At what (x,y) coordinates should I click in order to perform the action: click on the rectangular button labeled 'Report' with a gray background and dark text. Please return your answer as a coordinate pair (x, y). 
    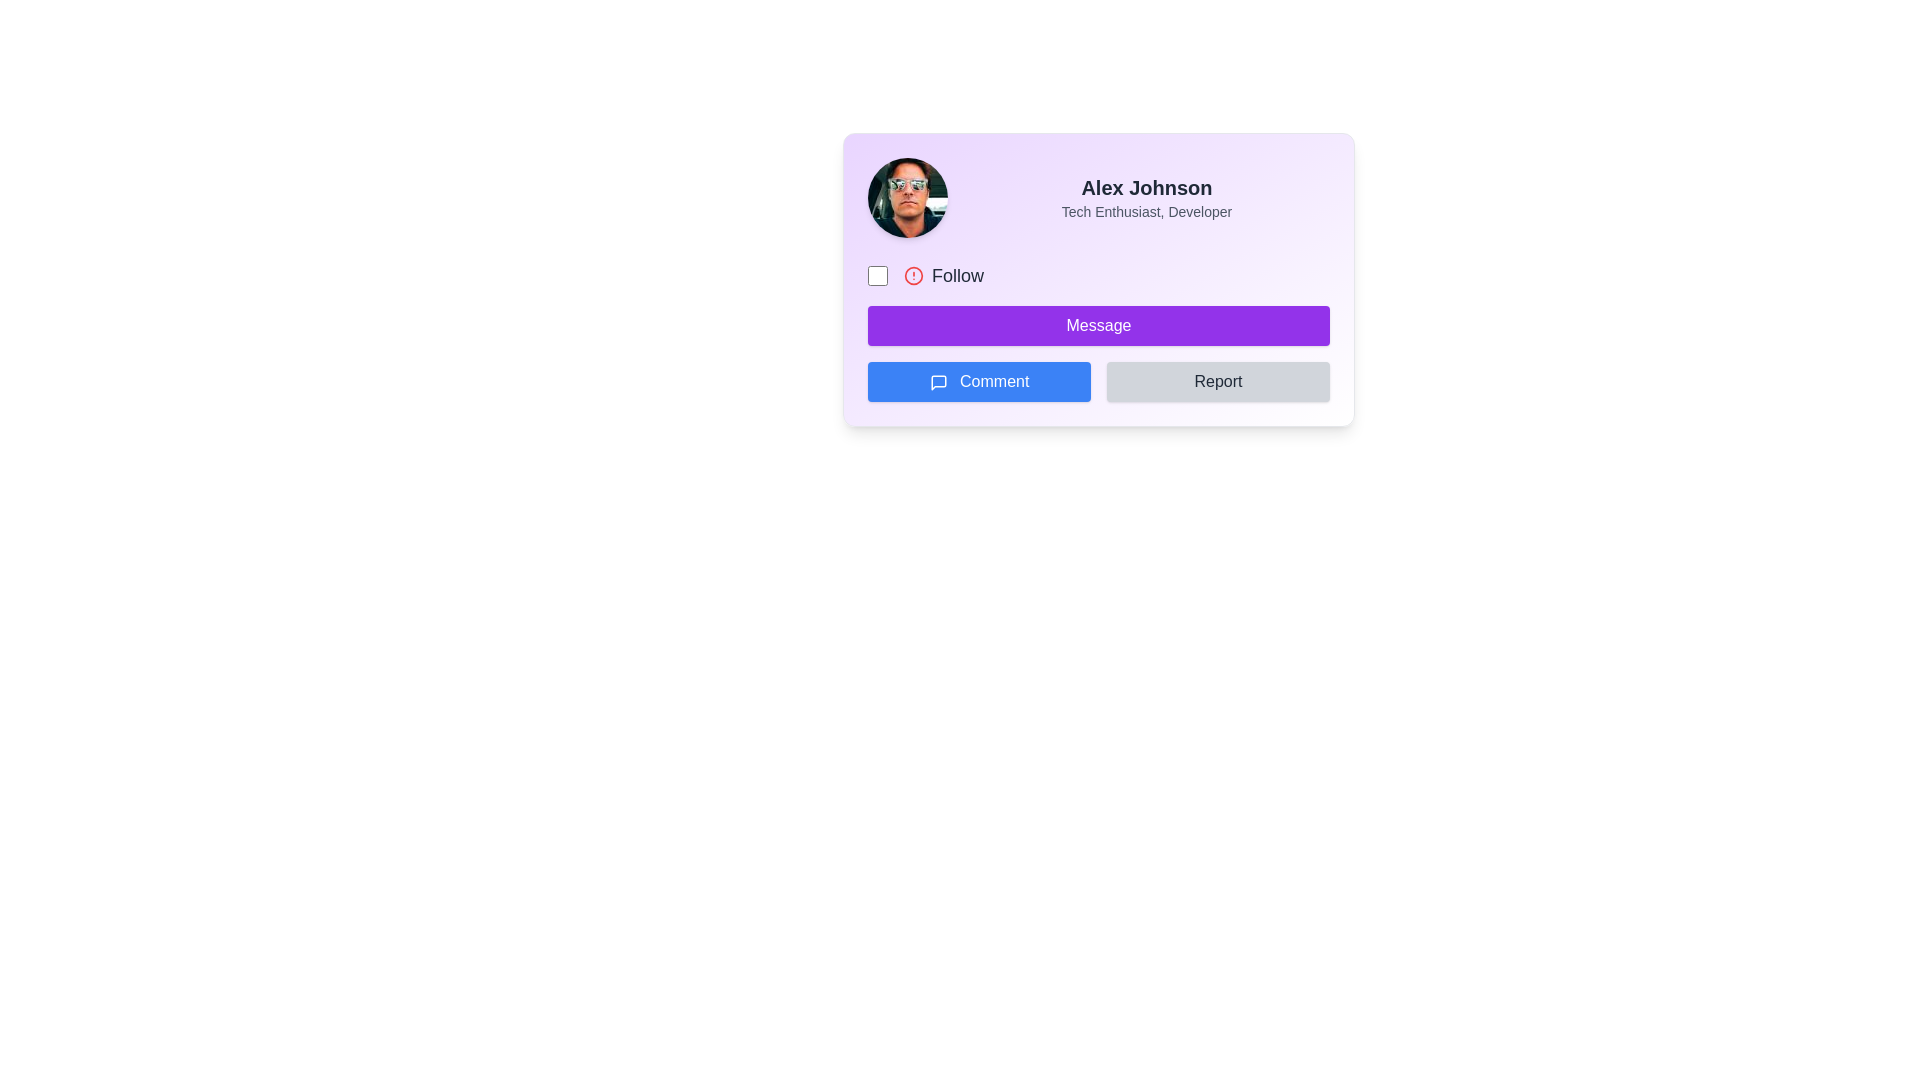
    Looking at the image, I should click on (1217, 381).